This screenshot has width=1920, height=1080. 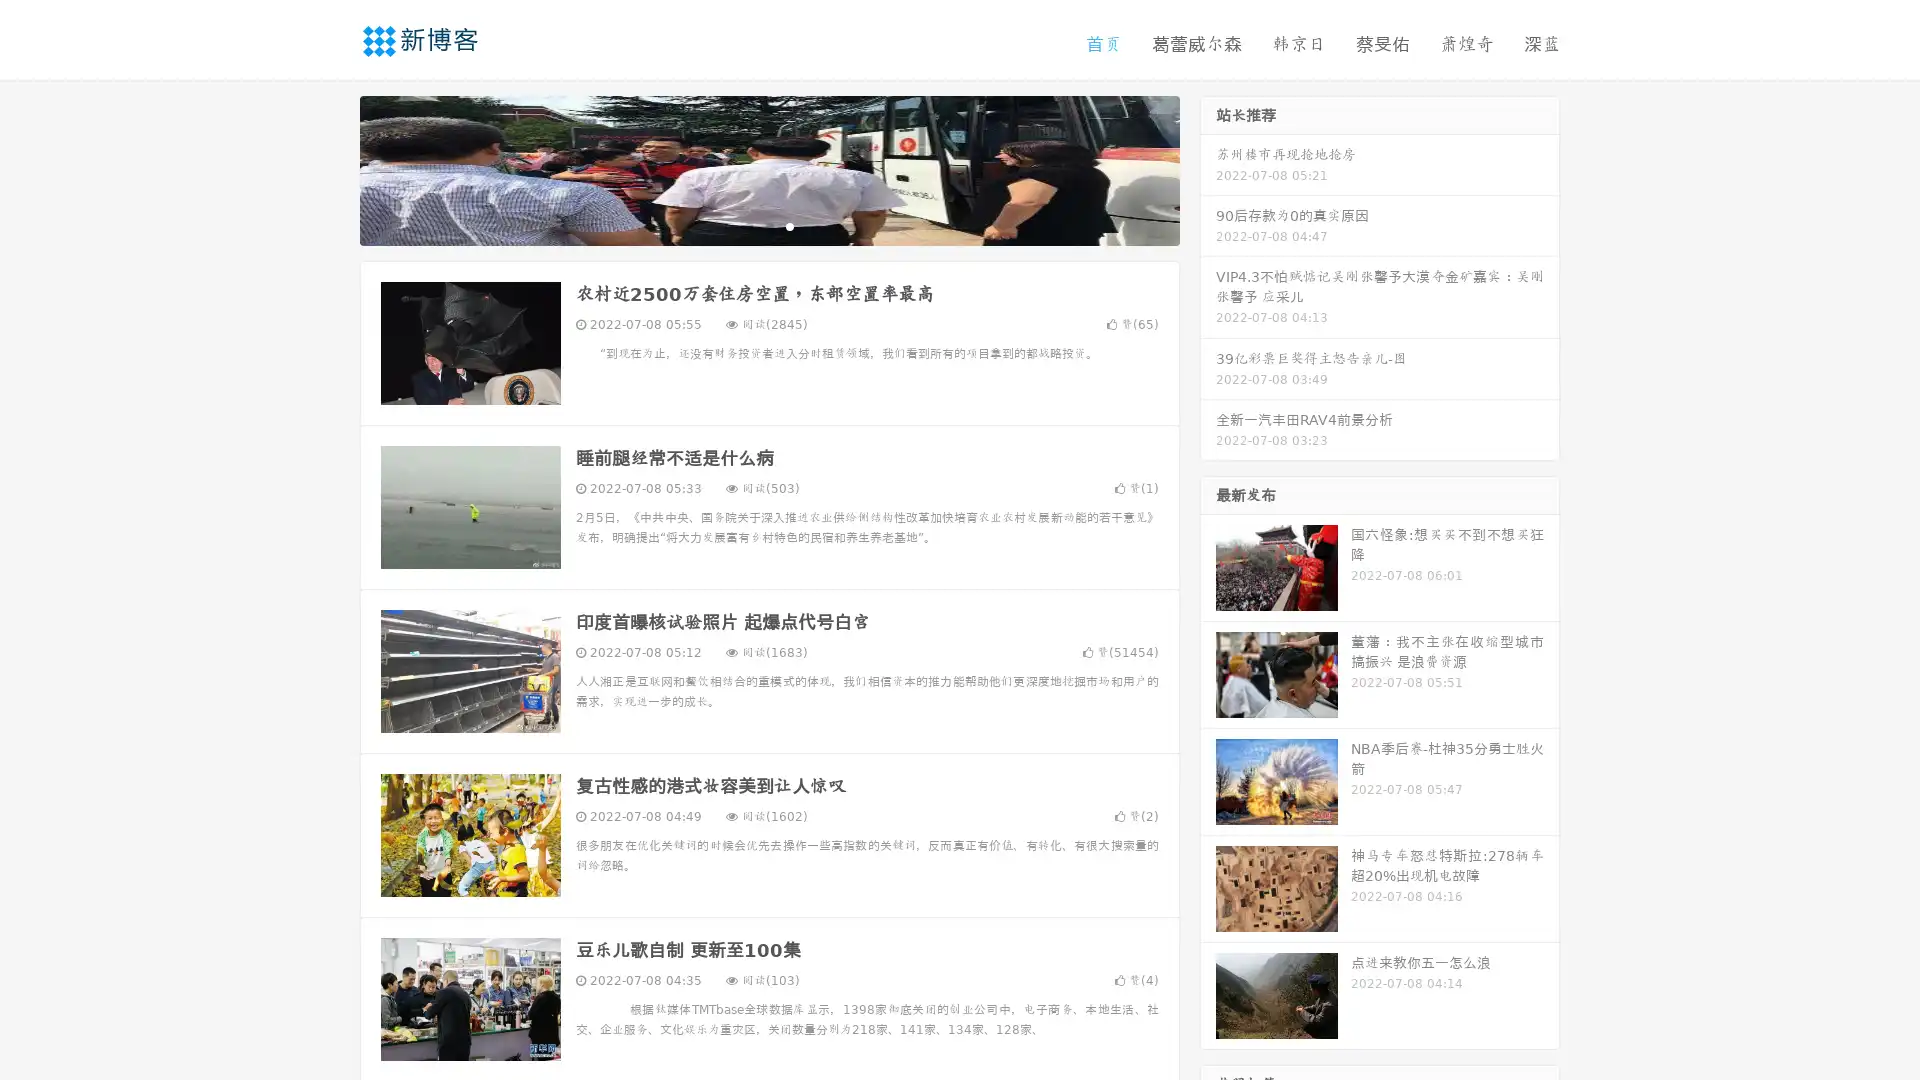 I want to click on Previous slide, so click(x=330, y=168).